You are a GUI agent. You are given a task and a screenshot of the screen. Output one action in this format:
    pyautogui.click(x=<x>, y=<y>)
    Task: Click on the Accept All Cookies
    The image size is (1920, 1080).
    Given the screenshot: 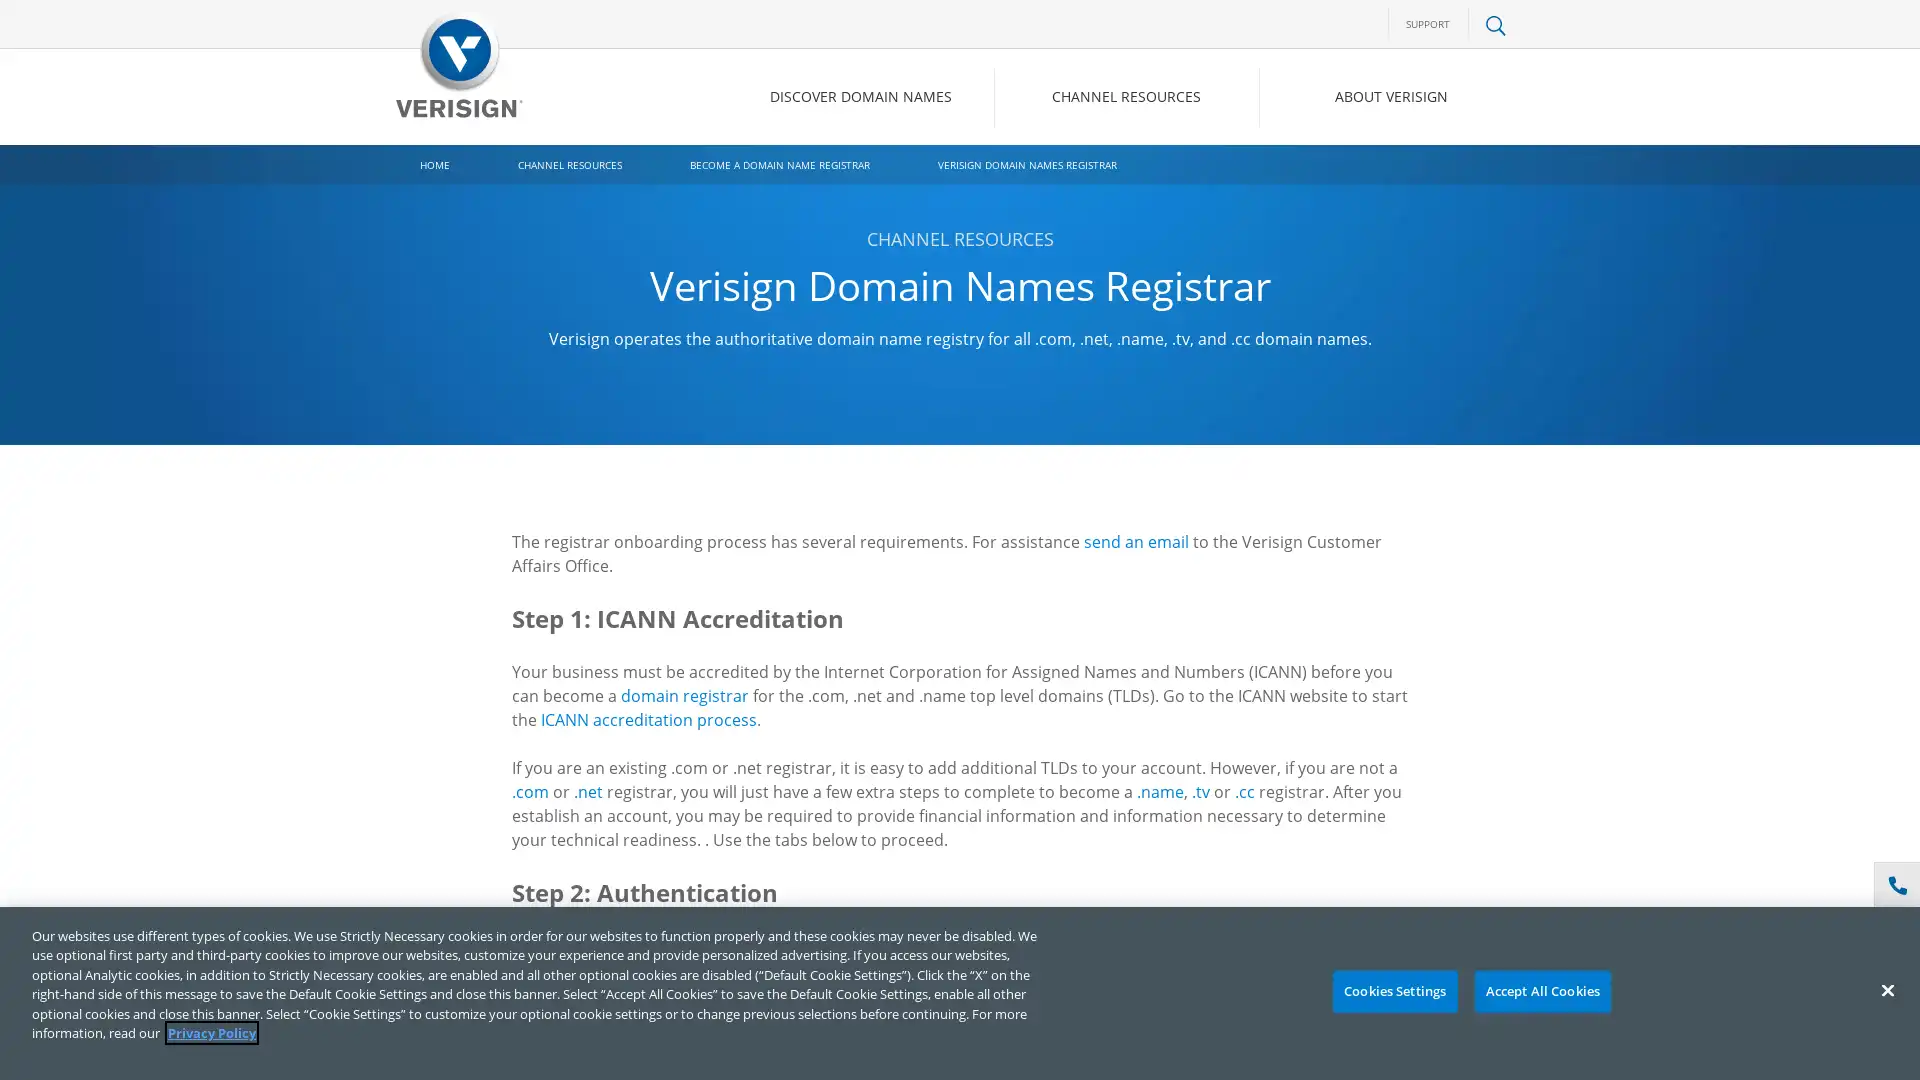 What is the action you would take?
    pyautogui.click(x=1541, y=991)
    